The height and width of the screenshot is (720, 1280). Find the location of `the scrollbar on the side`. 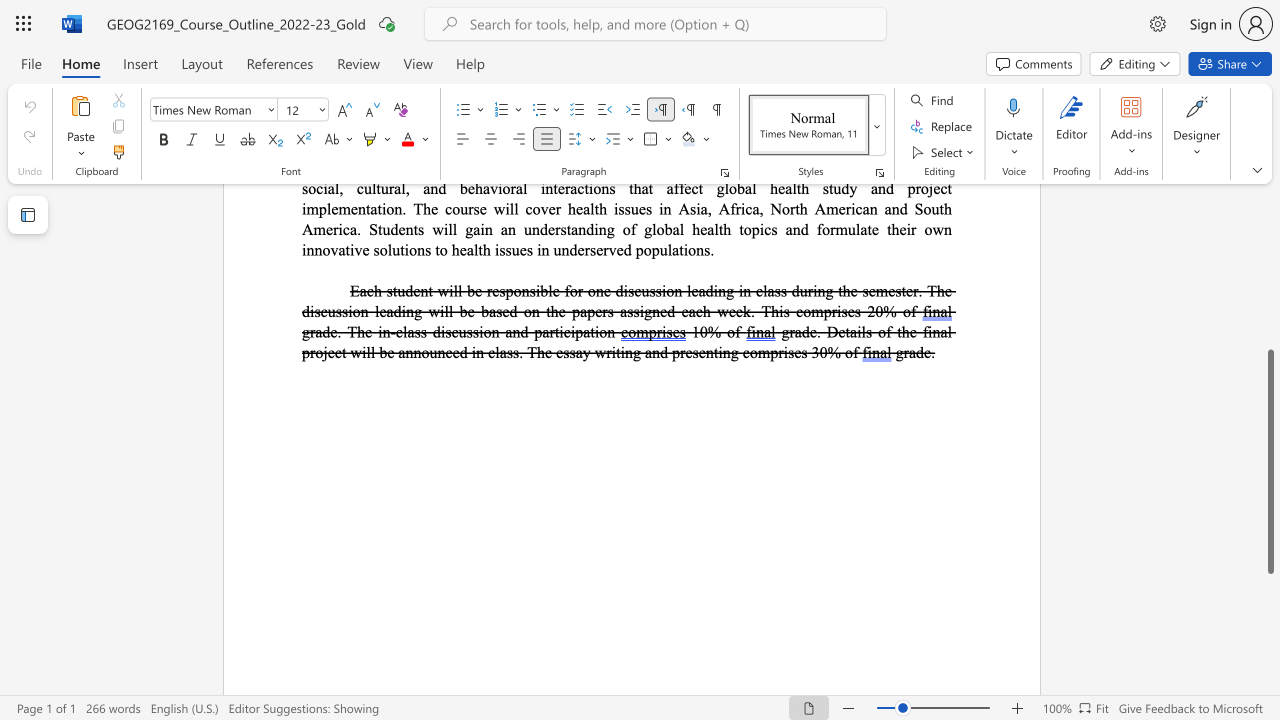

the scrollbar on the side is located at coordinates (1269, 310).